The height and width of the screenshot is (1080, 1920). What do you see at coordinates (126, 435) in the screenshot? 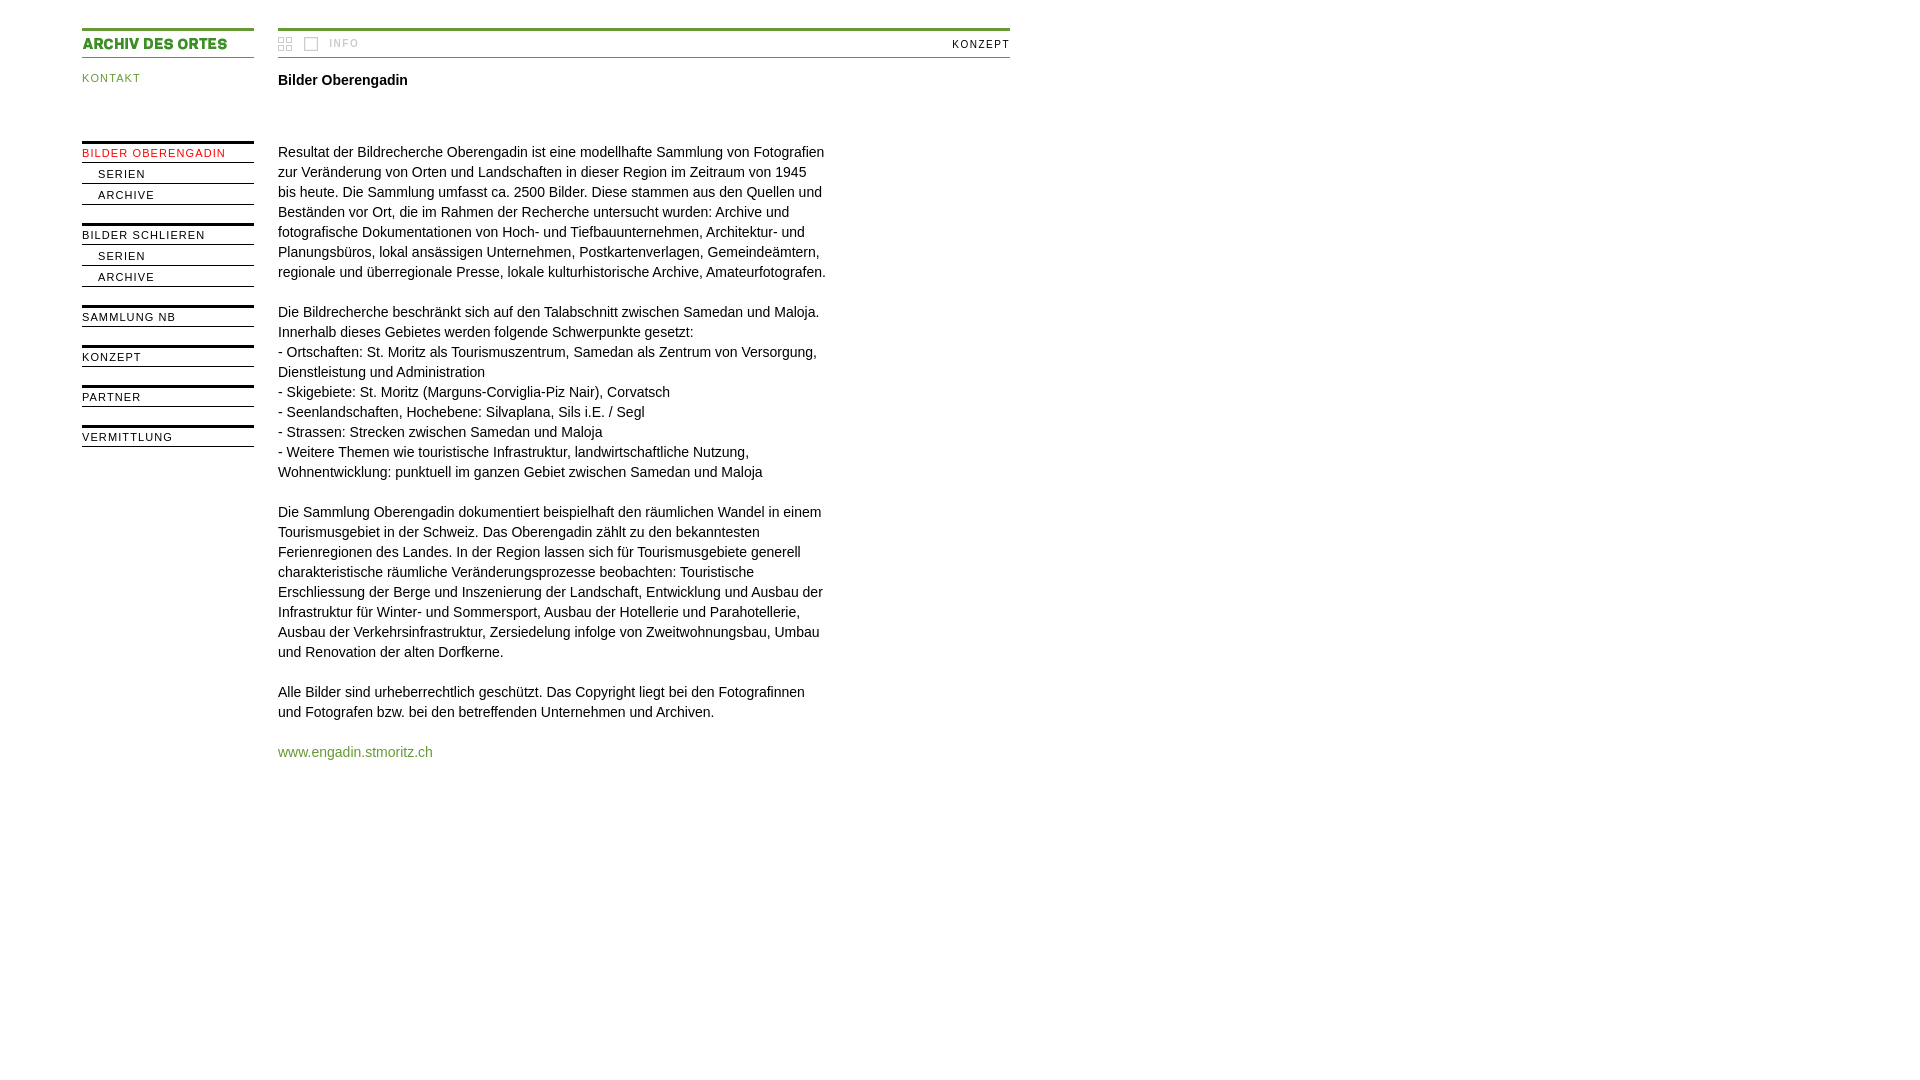
I see `'VERMITTLUNG'` at bounding box center [126, 435].